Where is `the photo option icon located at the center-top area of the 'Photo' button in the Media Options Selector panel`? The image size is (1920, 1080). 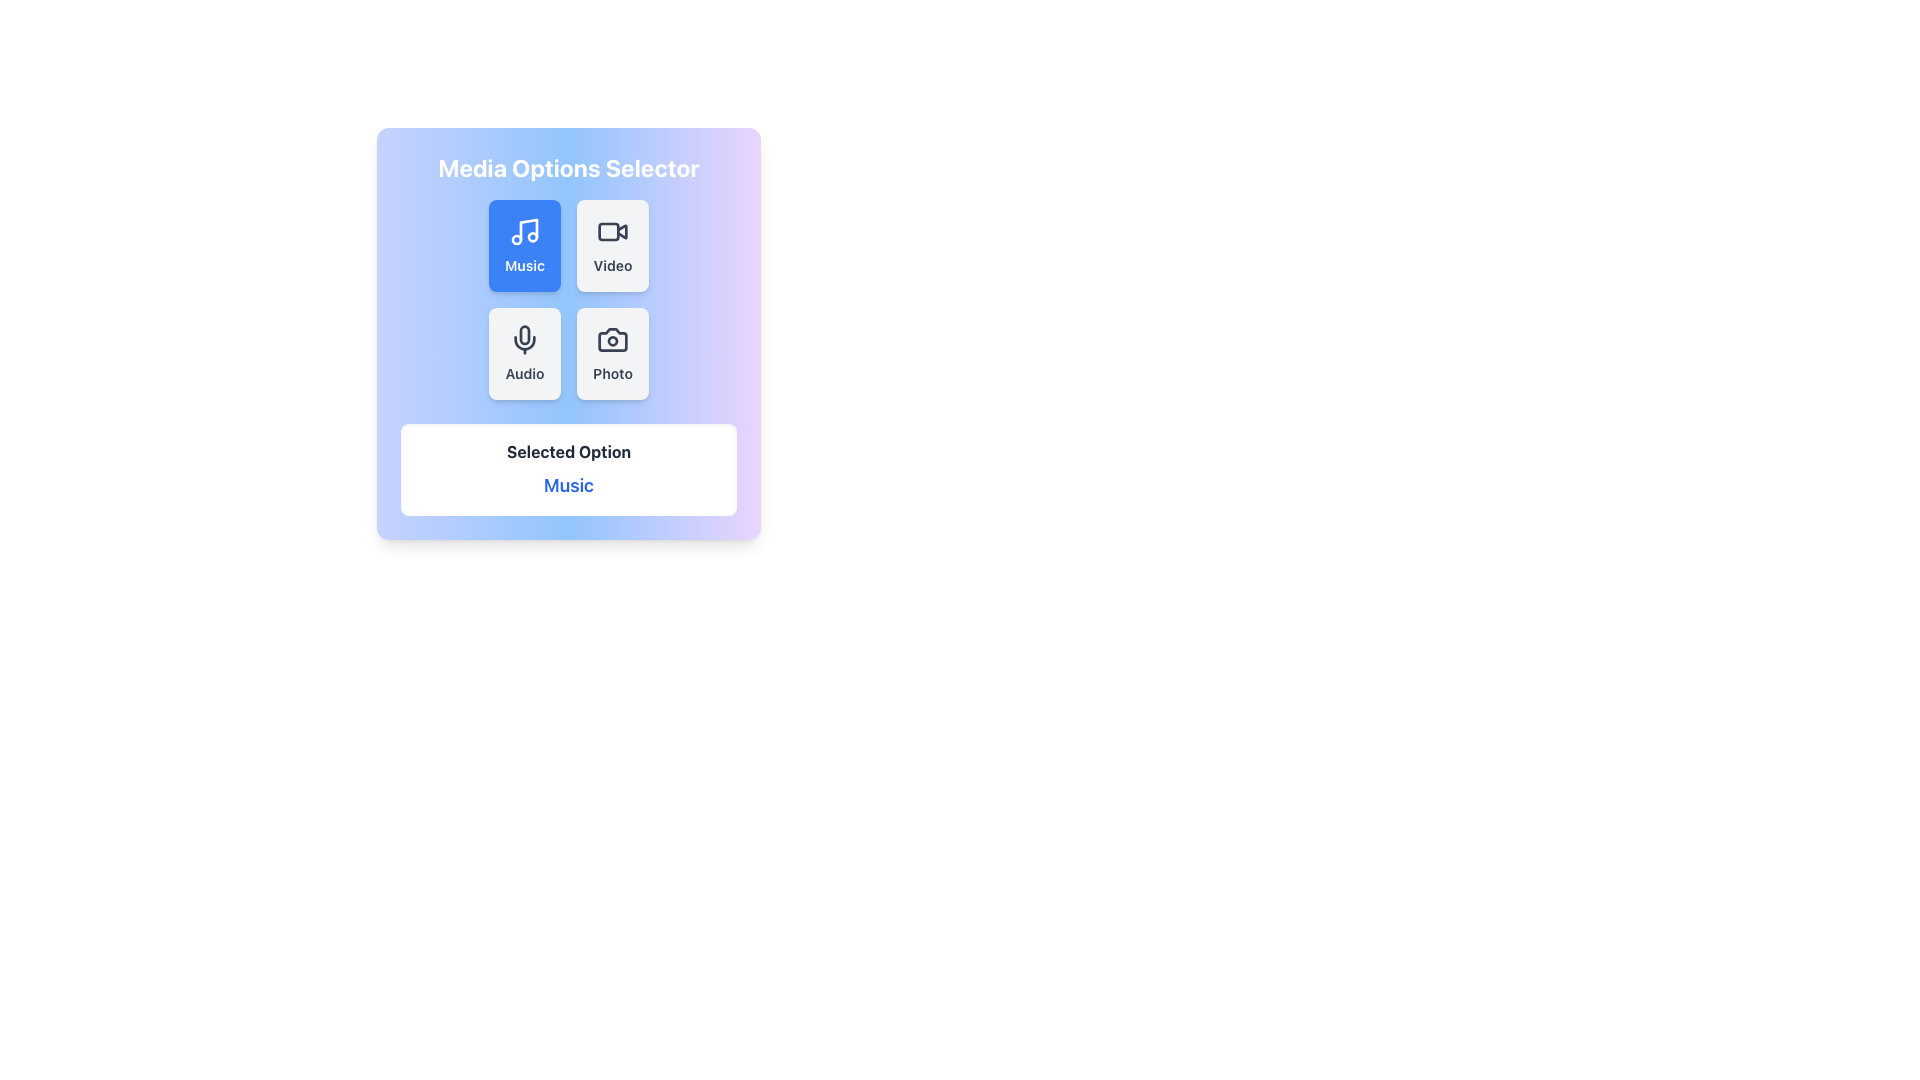 the photo option icon located at the center-top area of the 'Photo' button in the Media Options Selector panel is located at coordinates (612, 338).